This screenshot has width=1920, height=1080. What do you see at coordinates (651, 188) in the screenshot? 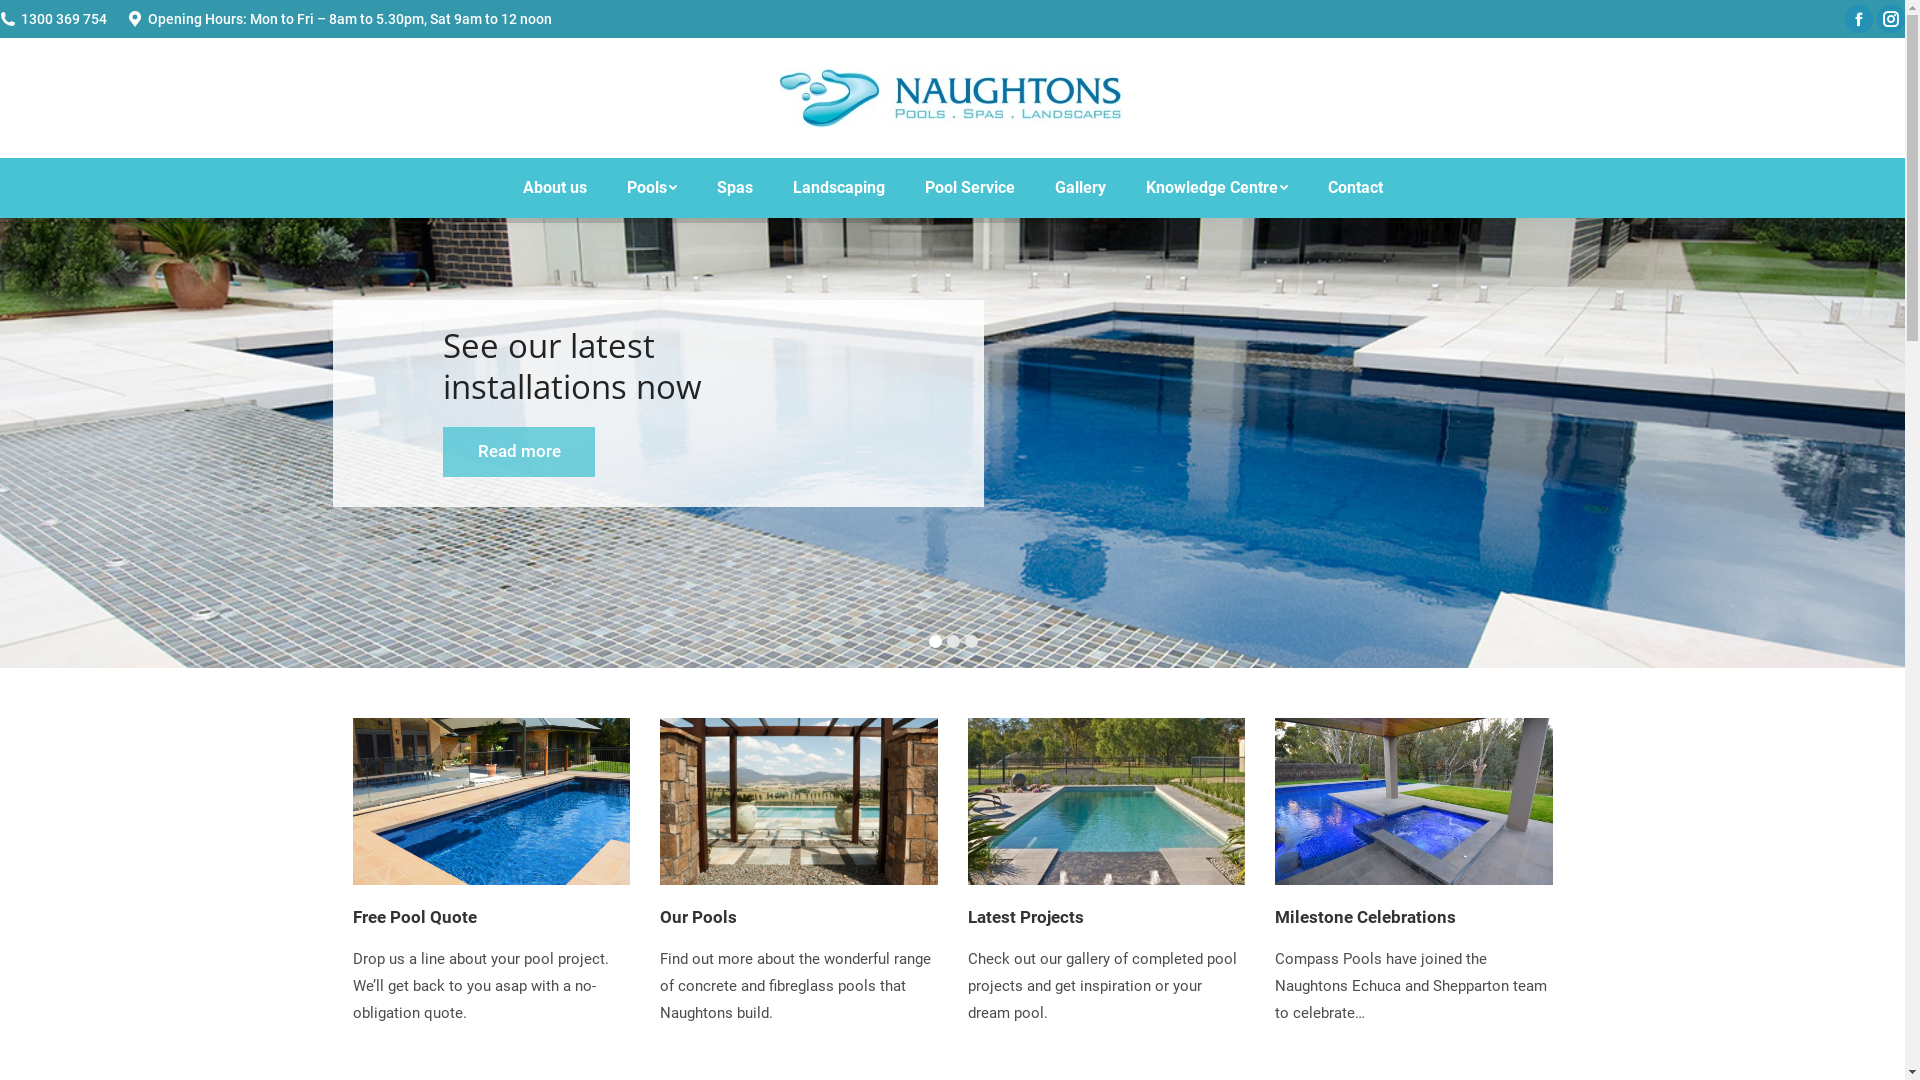
I see `'Pools'` at bounding box center [651, 188].